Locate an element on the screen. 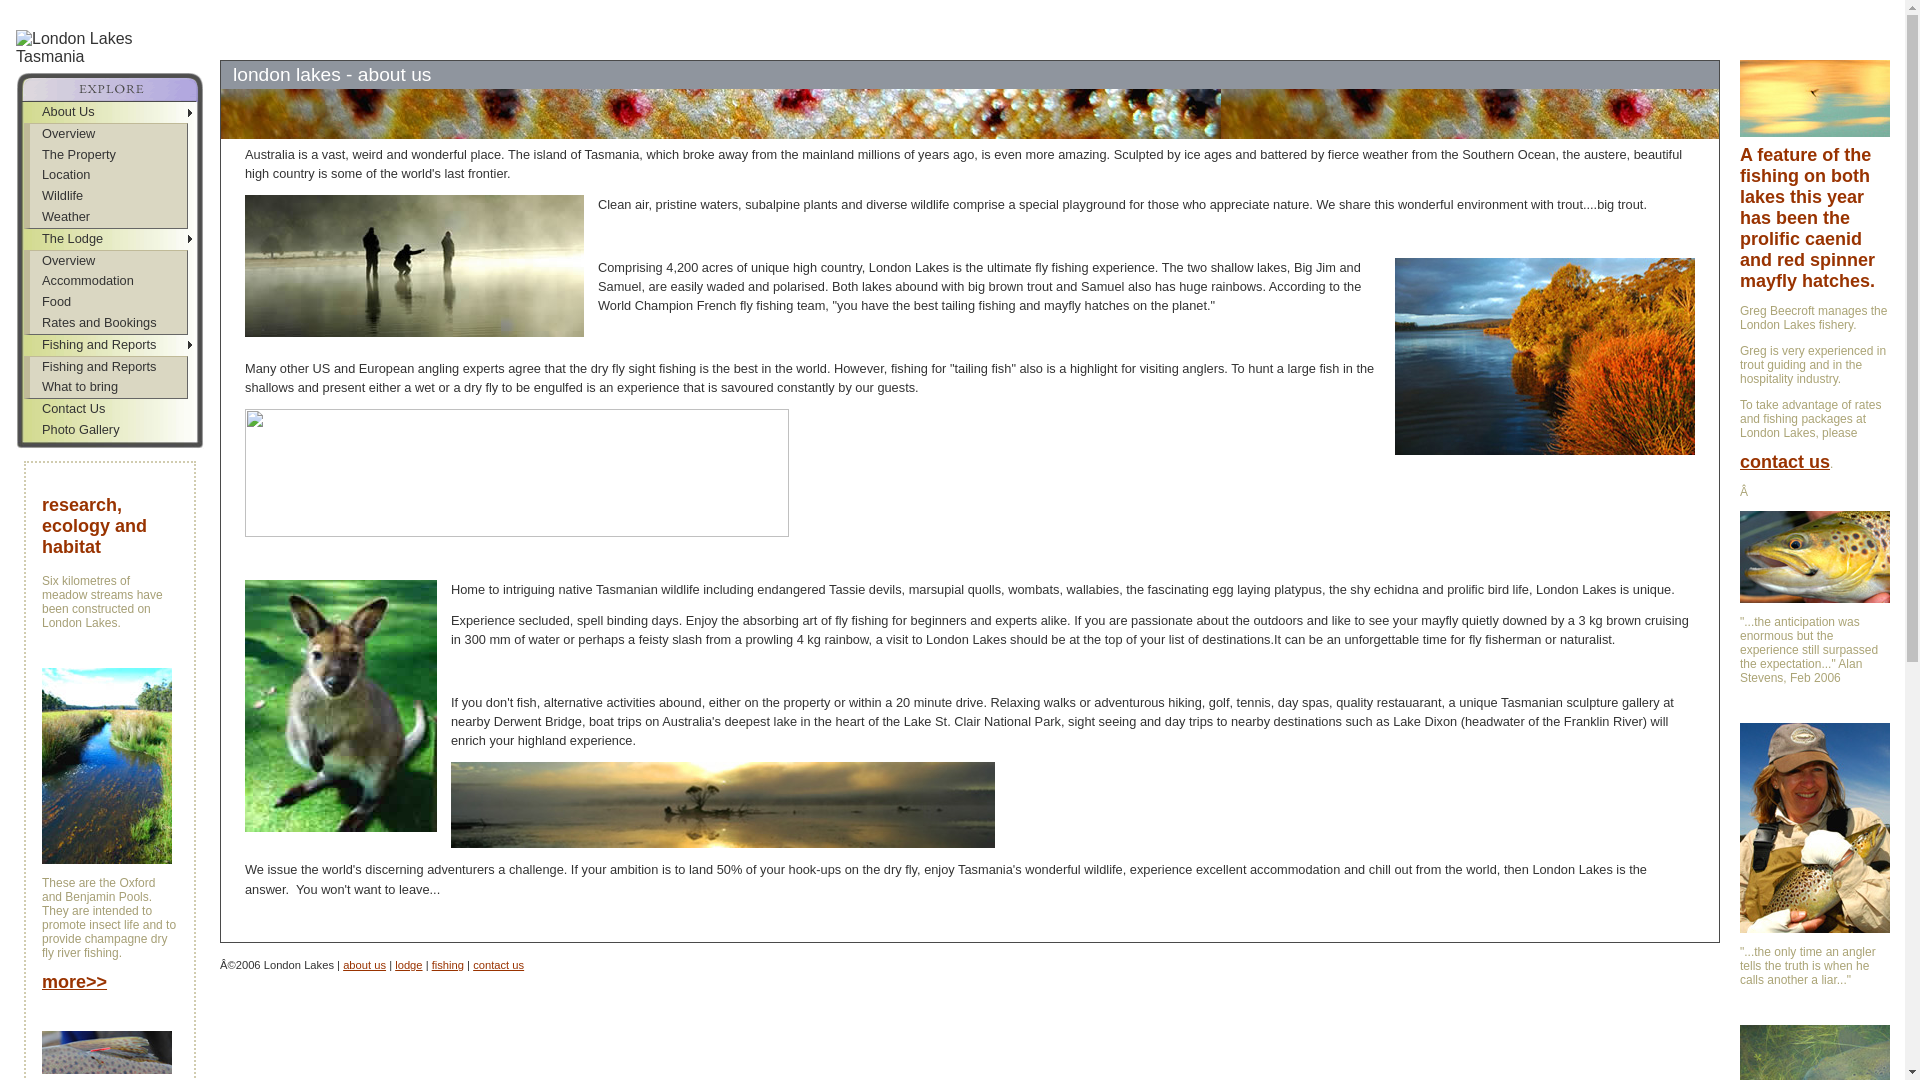 The image size is (1920, 1080). 'Skip to Navigation Bar' is located at coordinates (67, 7).